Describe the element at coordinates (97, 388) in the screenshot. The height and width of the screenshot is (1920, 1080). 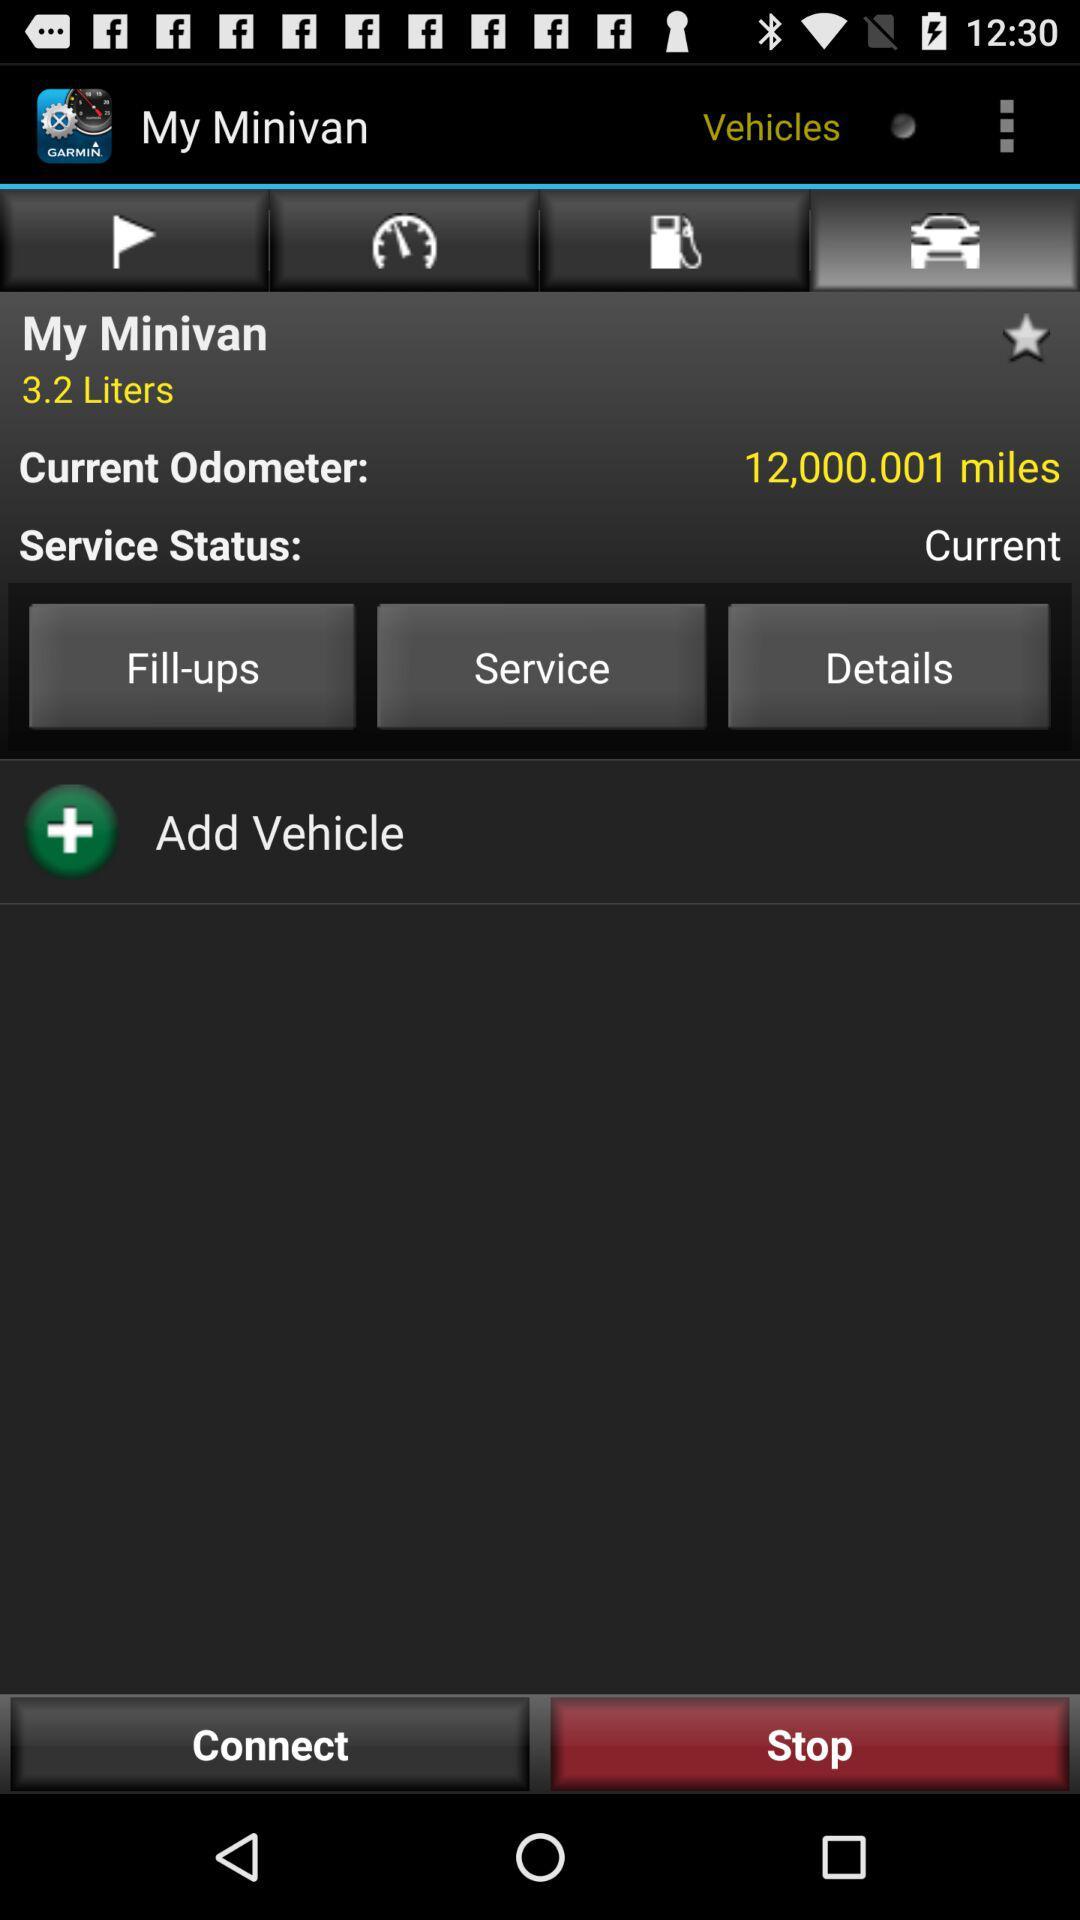
I see `item below my minivan item` at that location.